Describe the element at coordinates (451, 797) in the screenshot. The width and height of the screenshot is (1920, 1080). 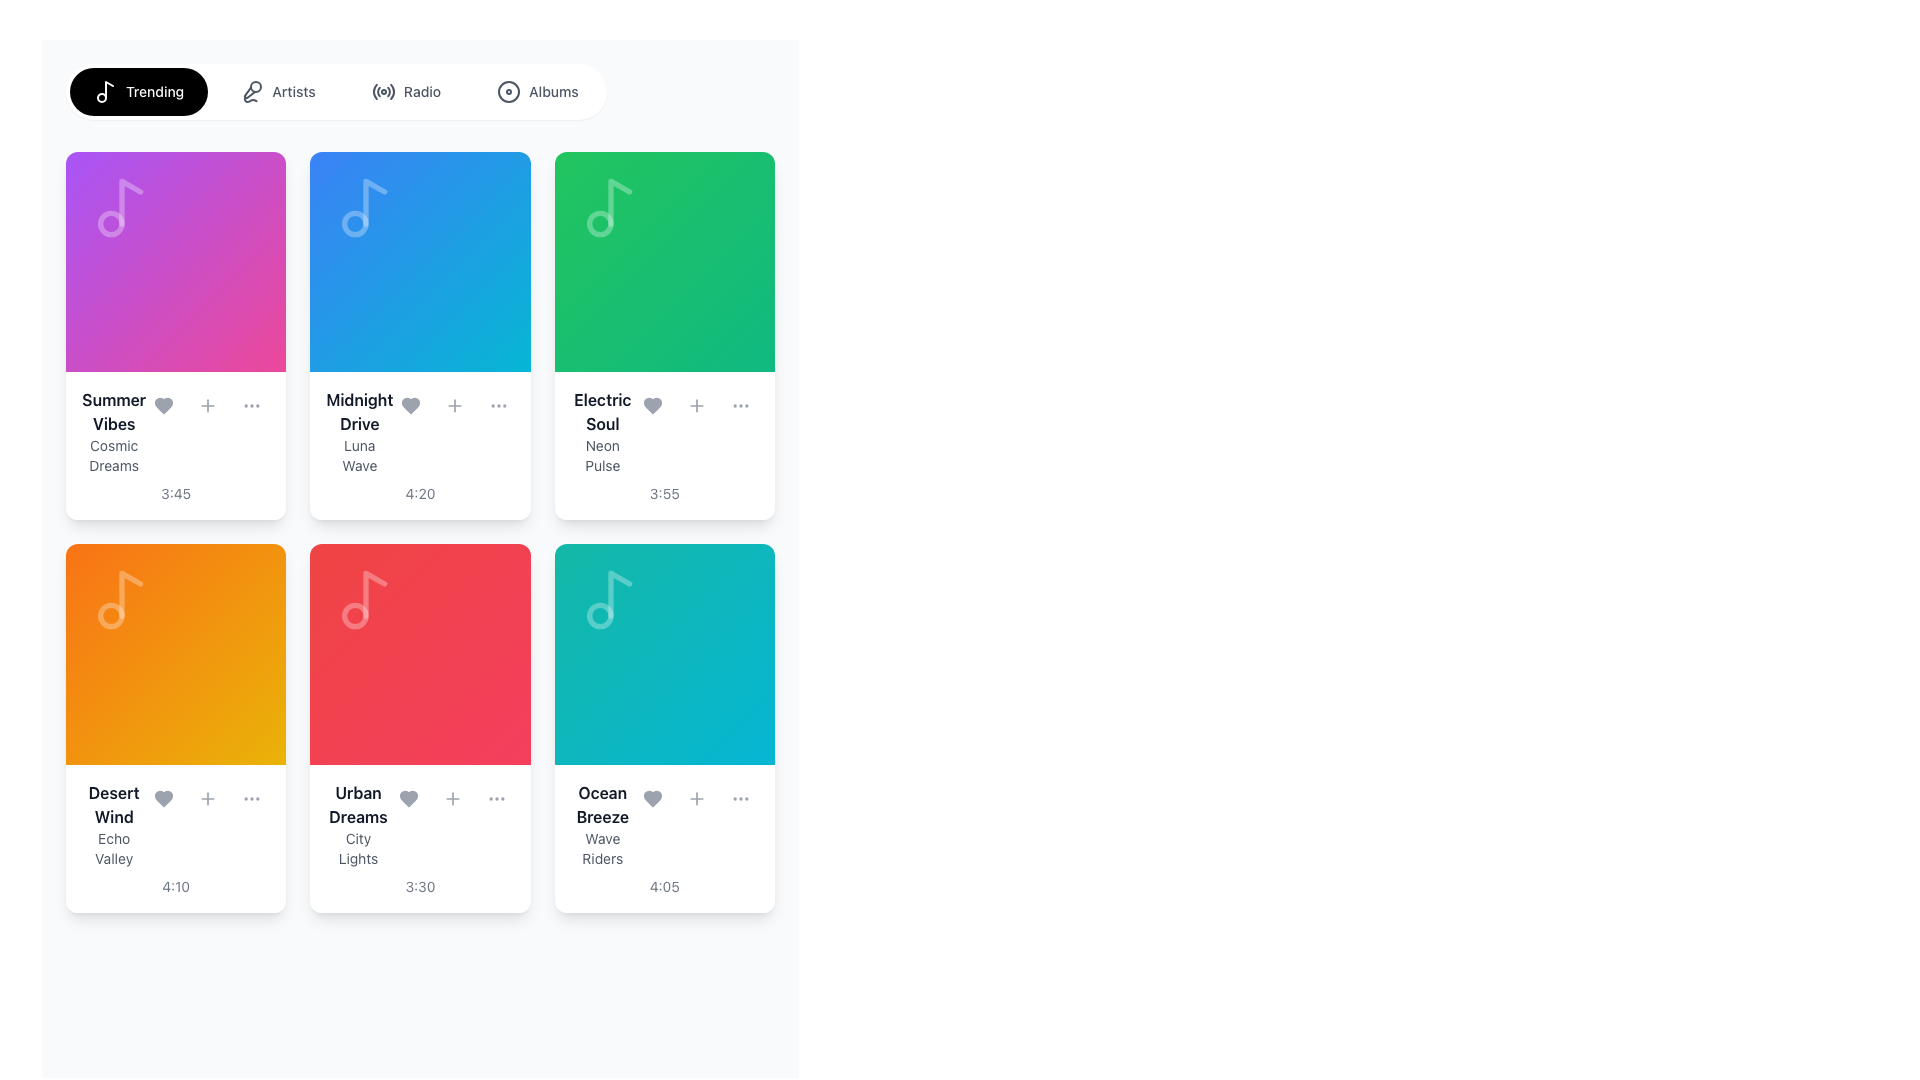
I see `the action button located under the 'Urban Dreams' card, which is the second icon` at that location.